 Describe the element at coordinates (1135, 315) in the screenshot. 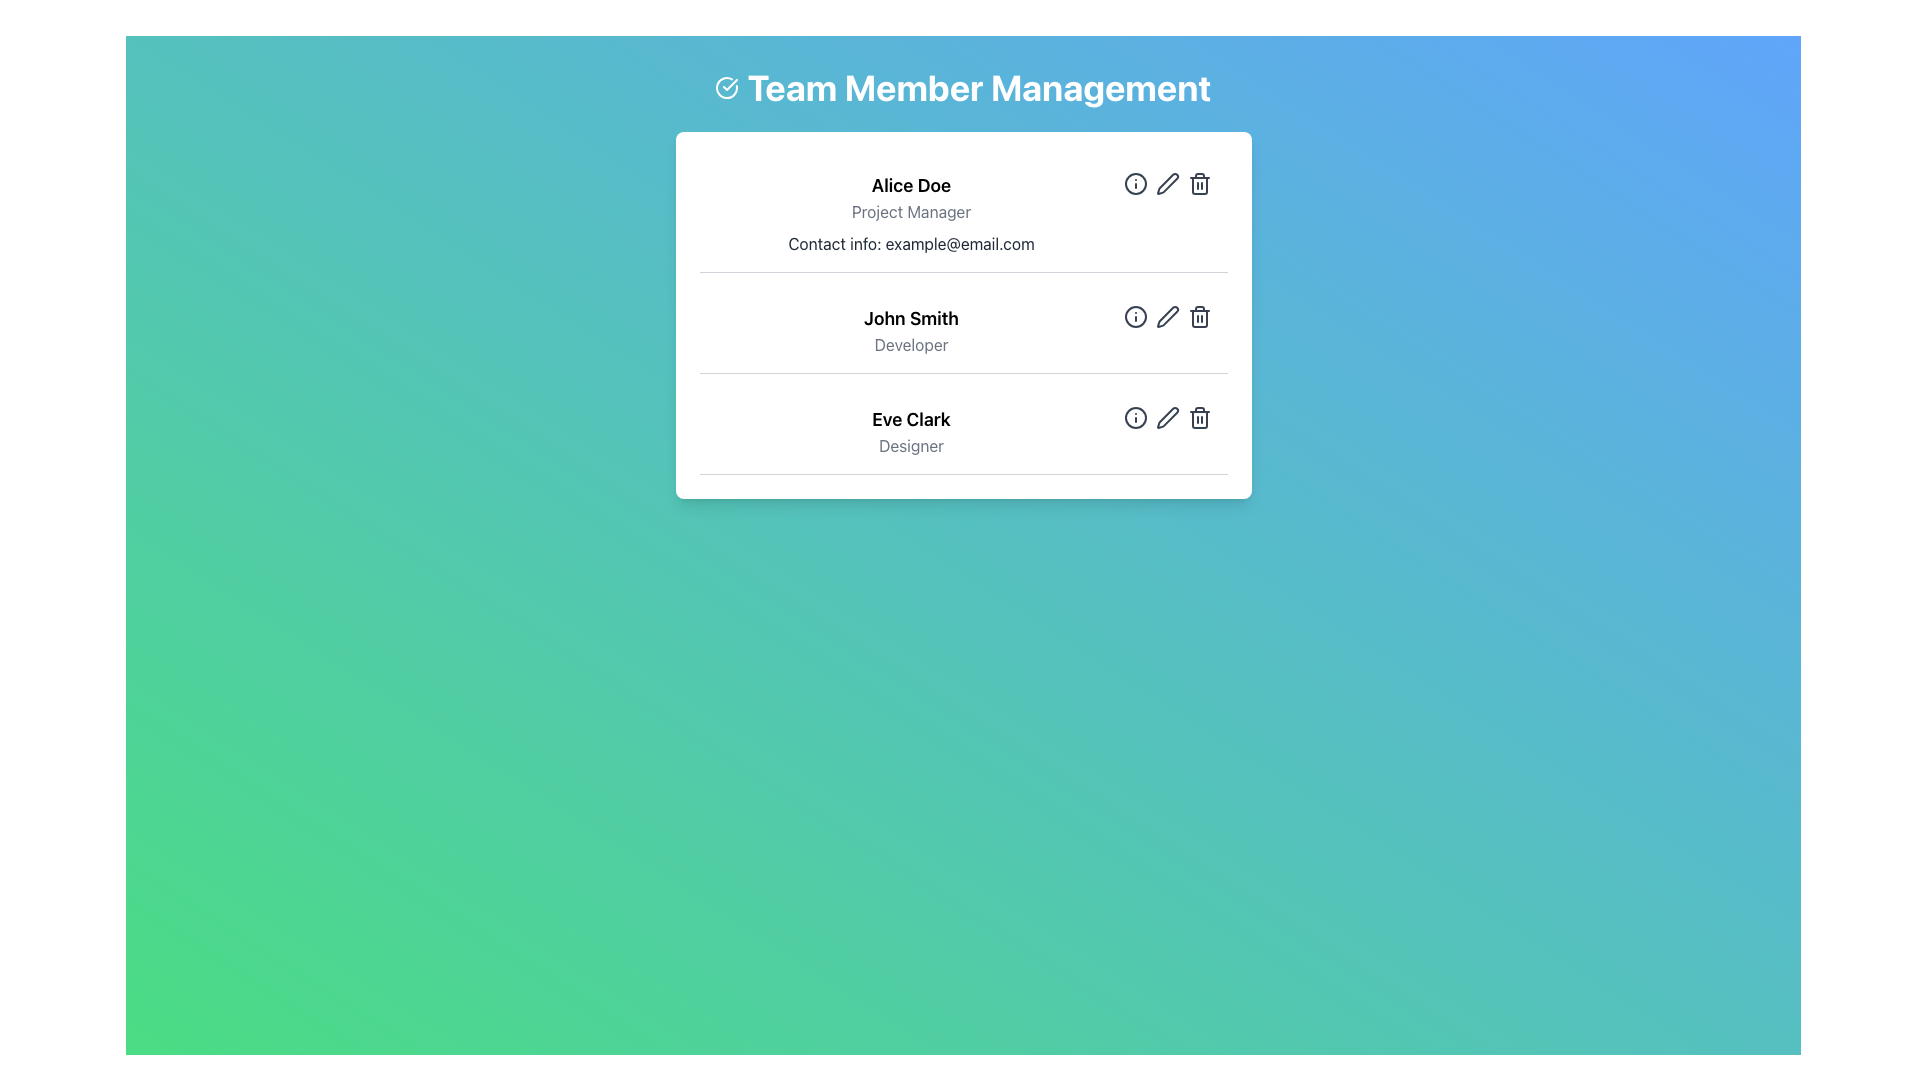

I see `the circular element within the SVG graphic that indicates additional information, located next to 'John Smith' in the second row` at that location.